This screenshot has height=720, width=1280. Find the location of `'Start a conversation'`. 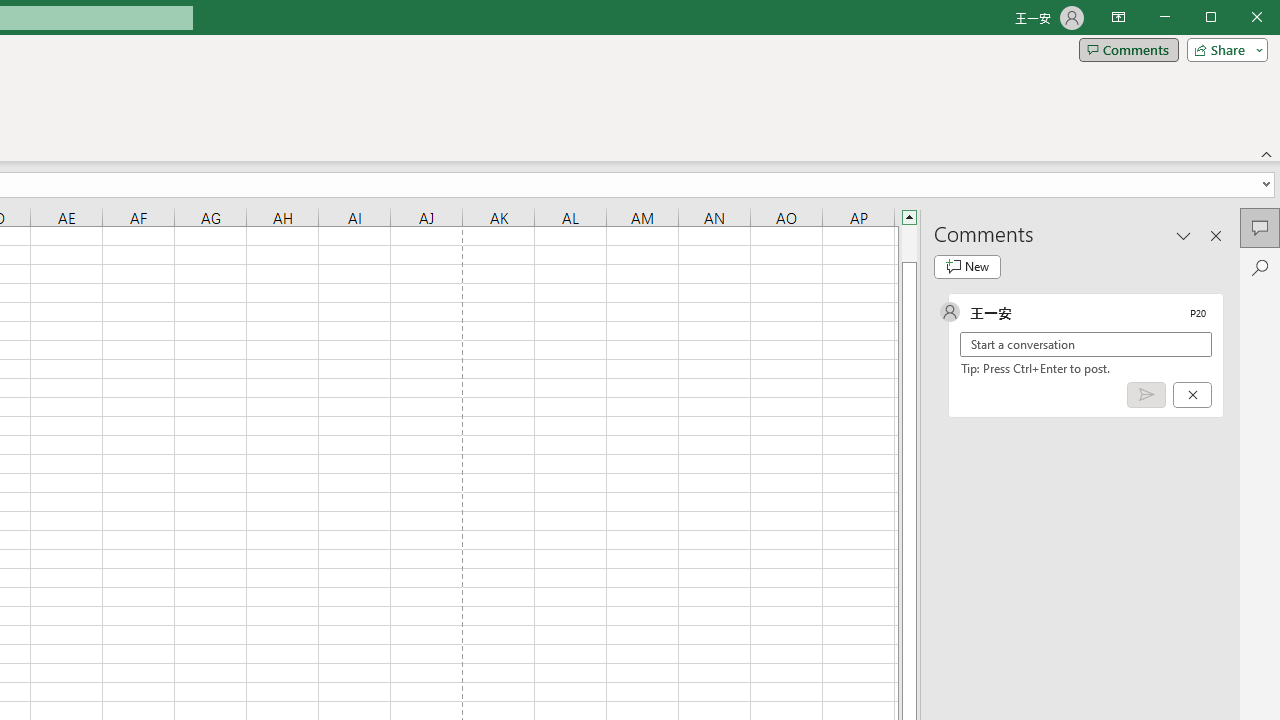

'Start a conversation' is located at coordinates (1085, 343).